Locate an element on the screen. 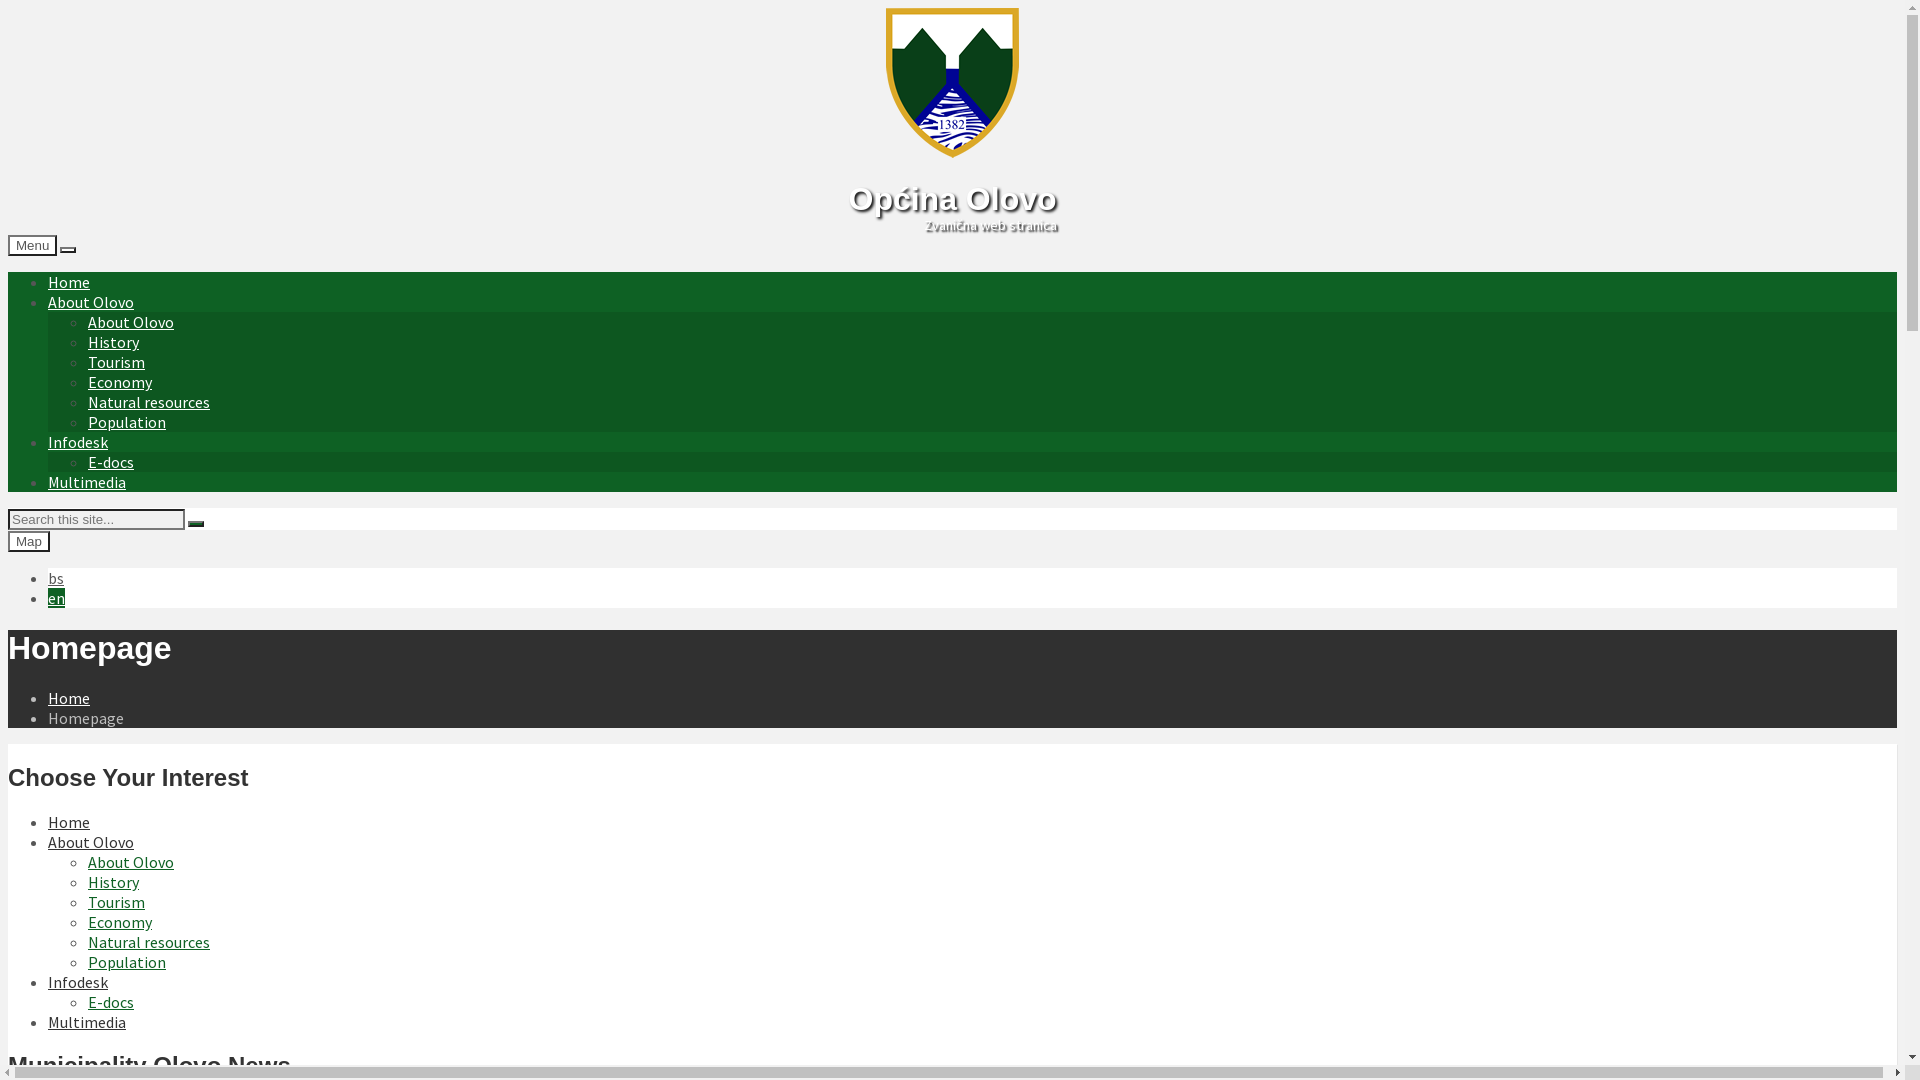 Image resolution: width=1920 pixels, height=1080 pixels. 'Natural resources' is located at coordinates (147, 941).